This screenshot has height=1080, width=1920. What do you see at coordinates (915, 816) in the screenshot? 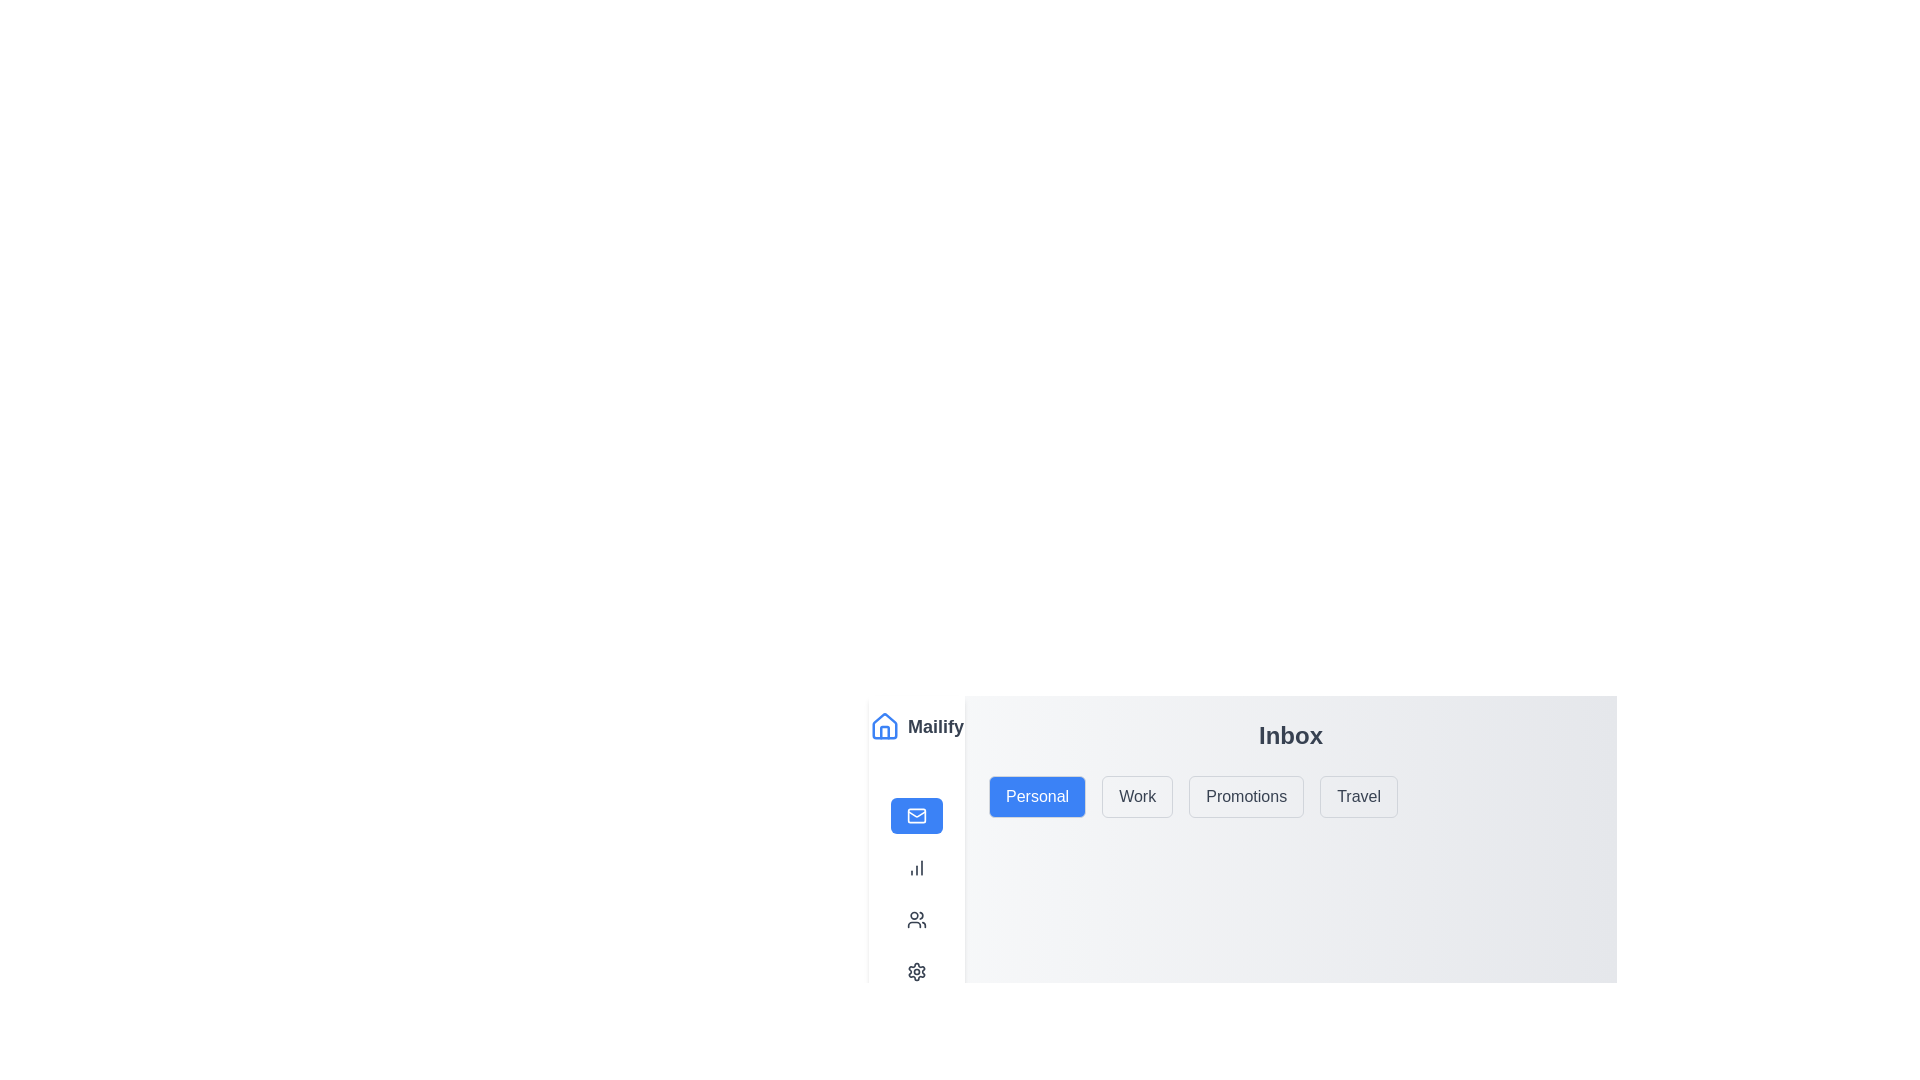
I see `the mail envelope icon located inside the blue rounded rectangle button in the left sidebar menu` at bounding box center [915, 816].